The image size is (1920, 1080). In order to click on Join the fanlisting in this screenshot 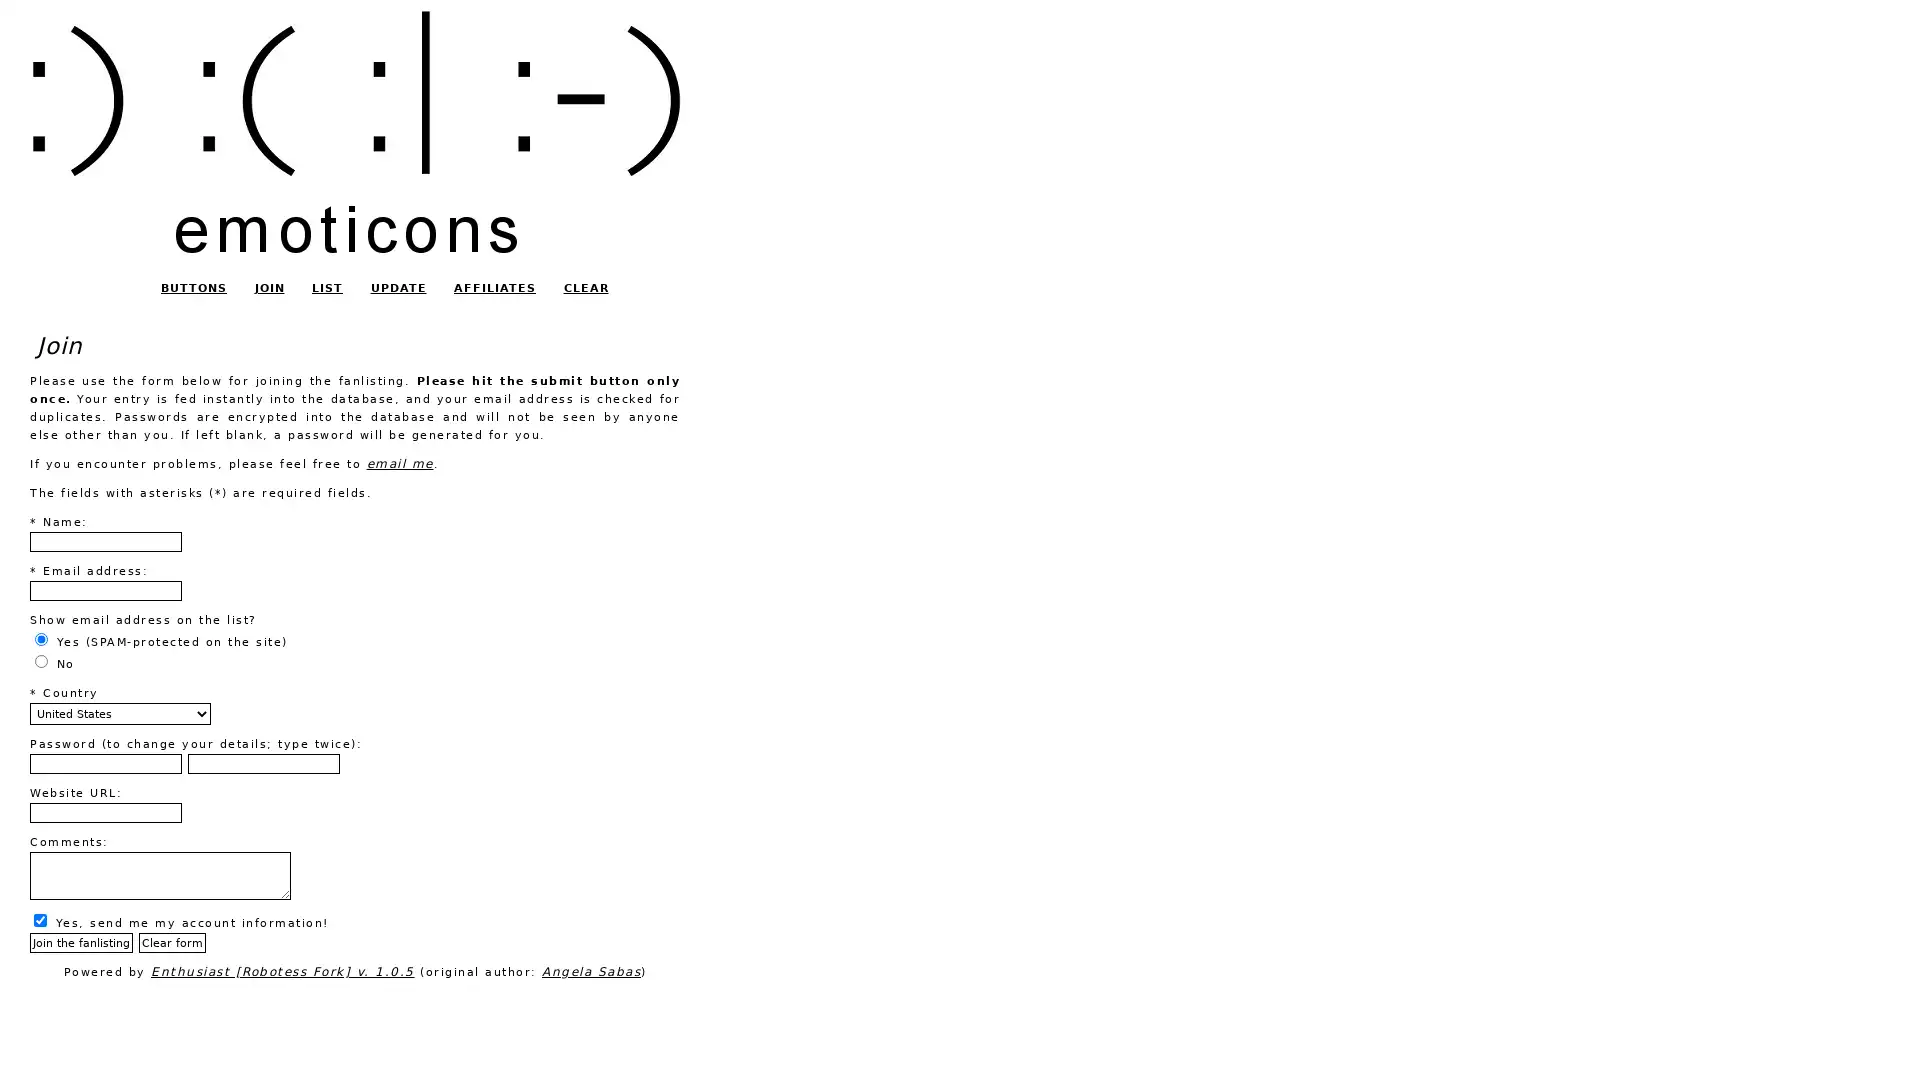, I will do `click(80, 942)`.